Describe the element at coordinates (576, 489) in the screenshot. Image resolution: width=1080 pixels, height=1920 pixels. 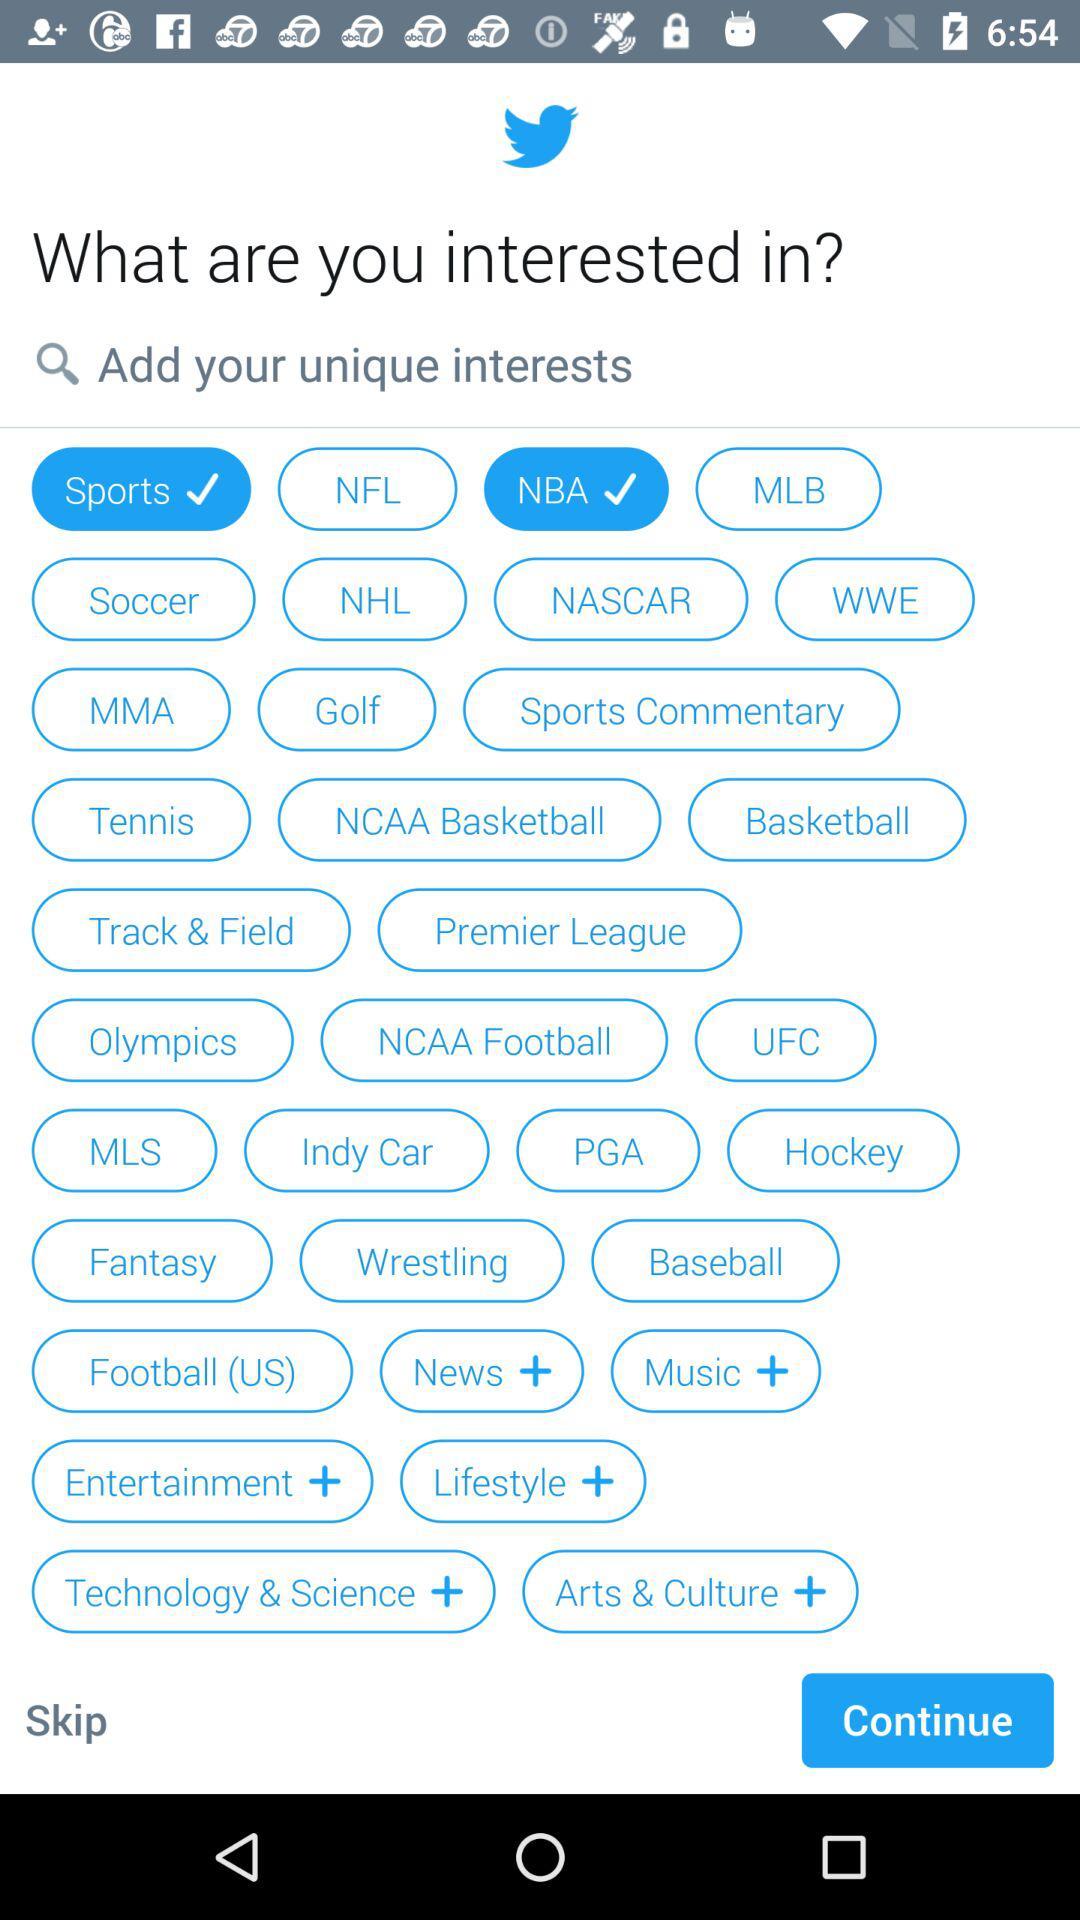
I see `item above the nascar` at that location.